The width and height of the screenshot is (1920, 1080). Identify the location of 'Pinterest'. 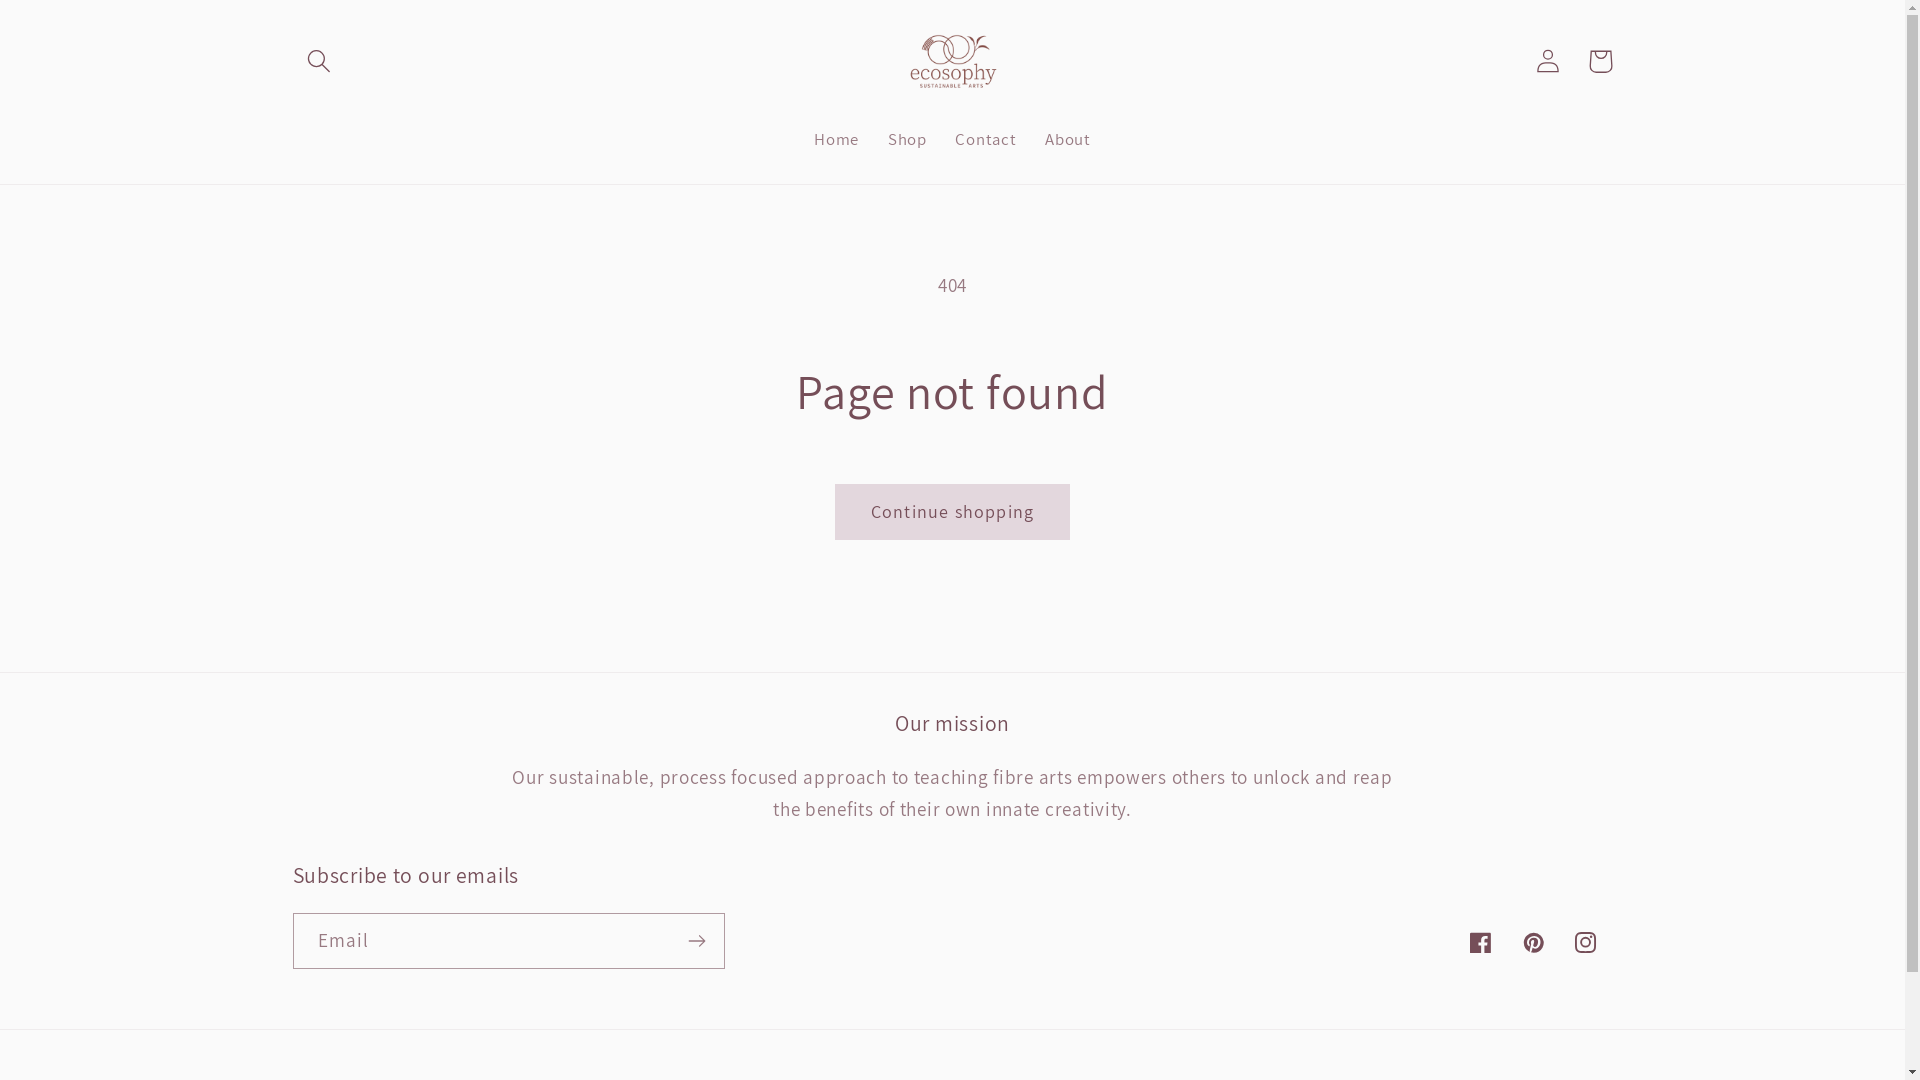
(1532, 942).